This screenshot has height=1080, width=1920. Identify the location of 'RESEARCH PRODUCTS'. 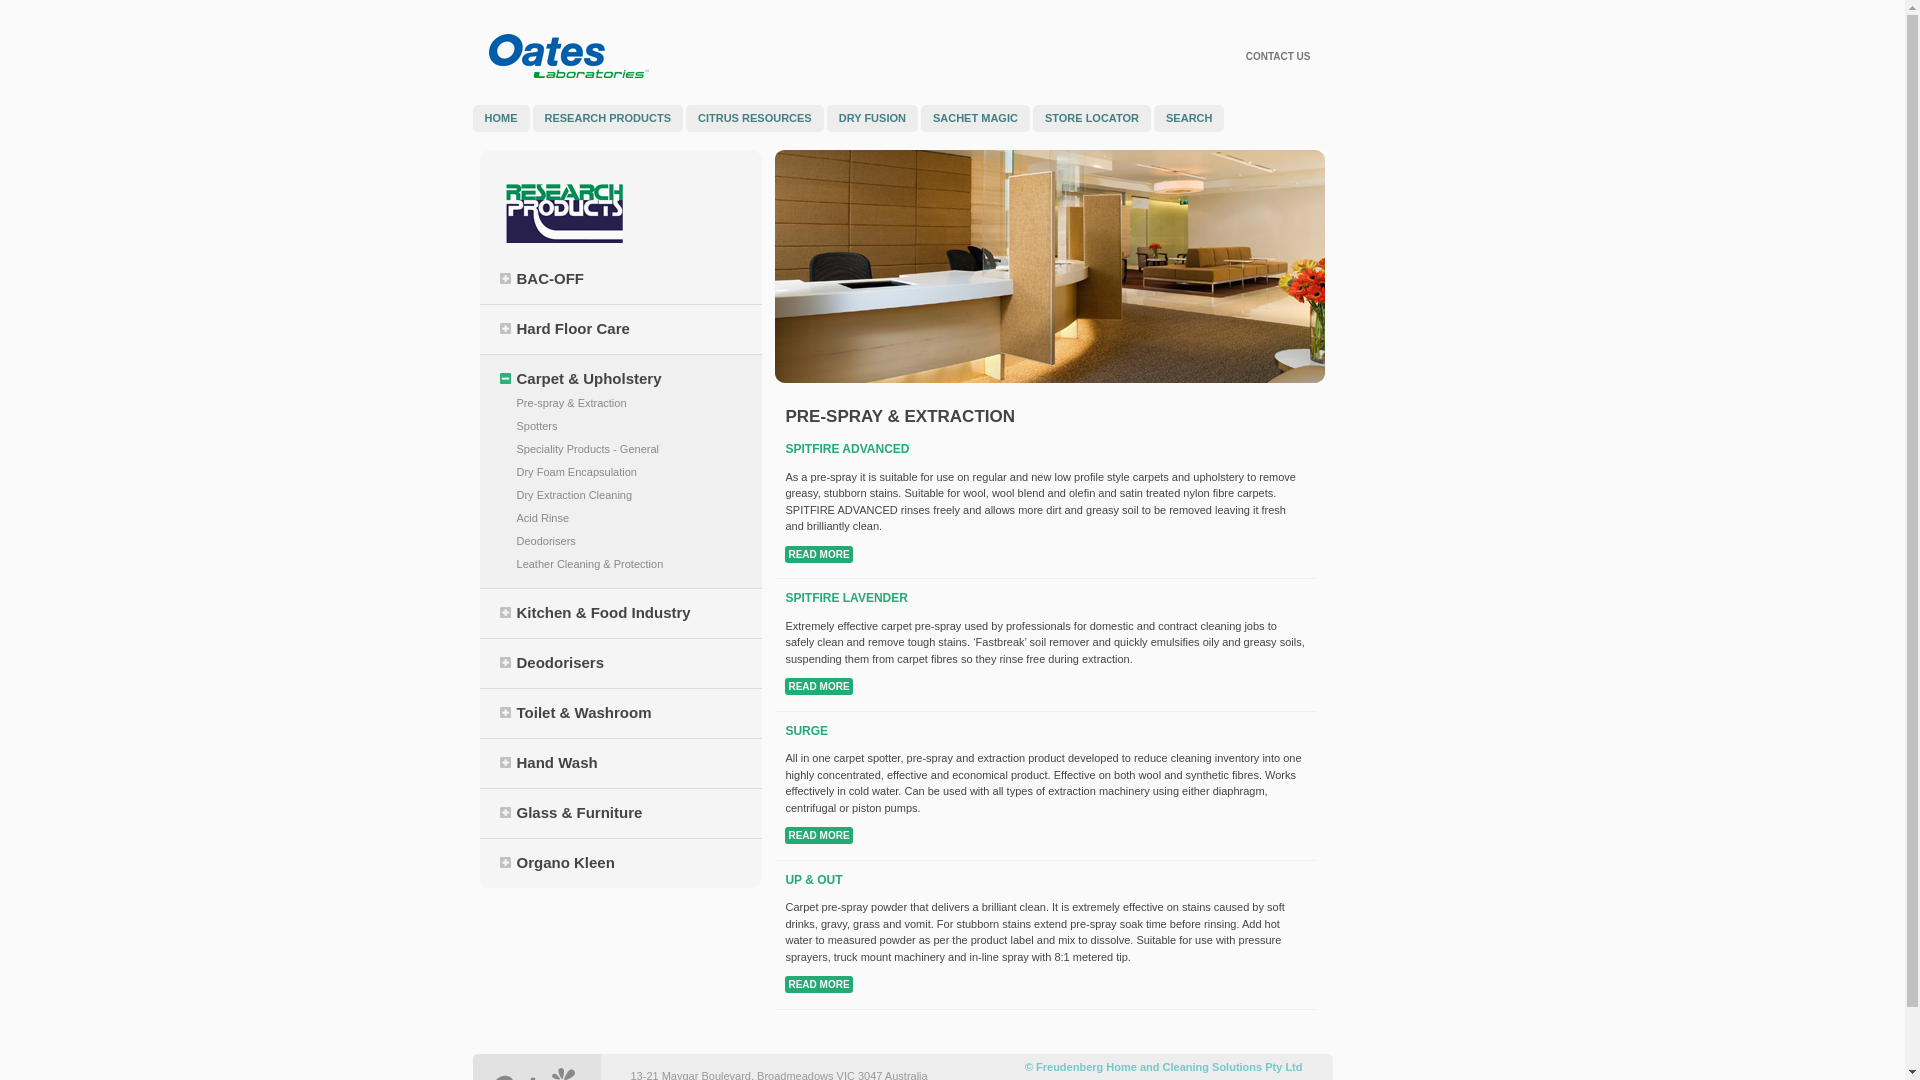
(606, 118).